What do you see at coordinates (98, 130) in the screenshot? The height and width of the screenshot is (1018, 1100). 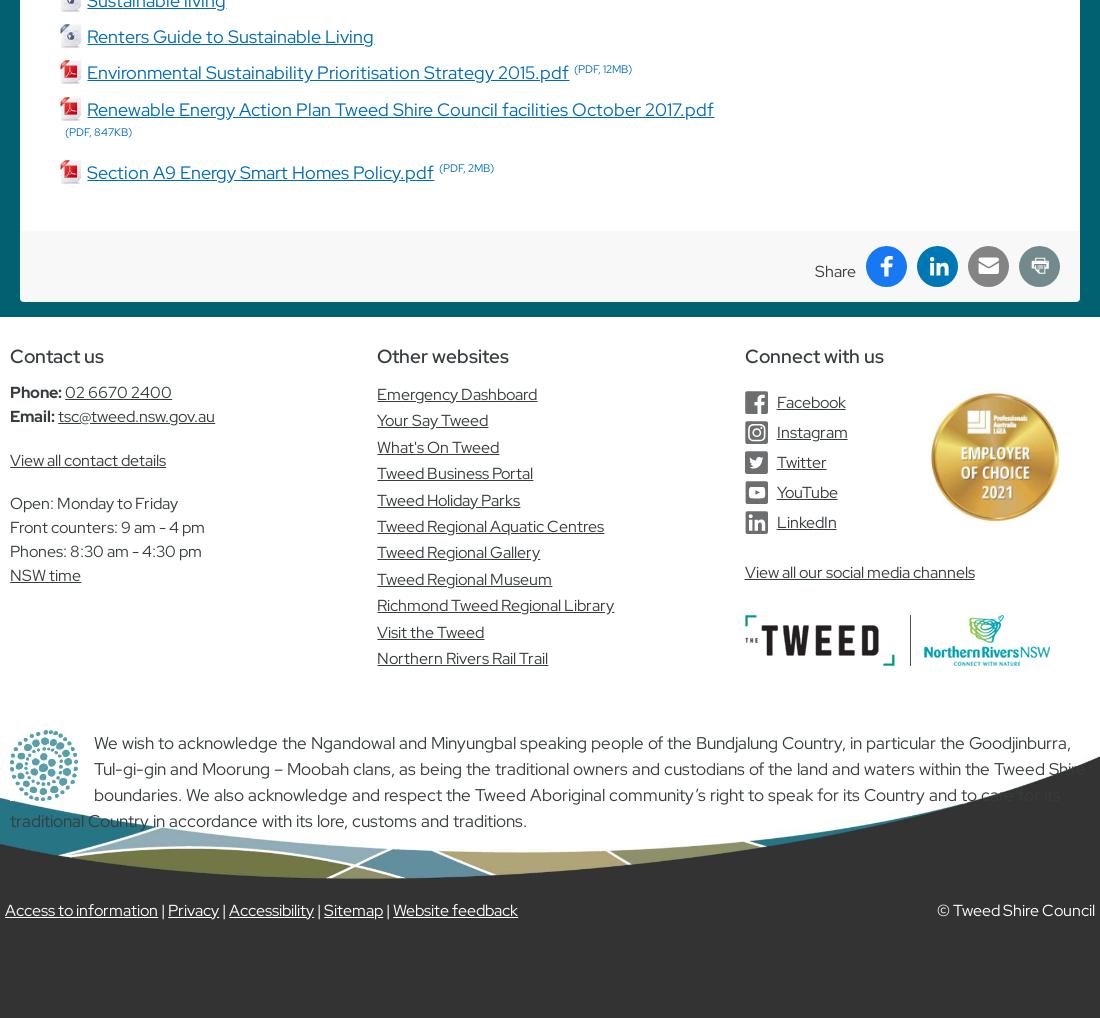 I see `'(PDF, 847KB)'` at bounding box center [98, 130].